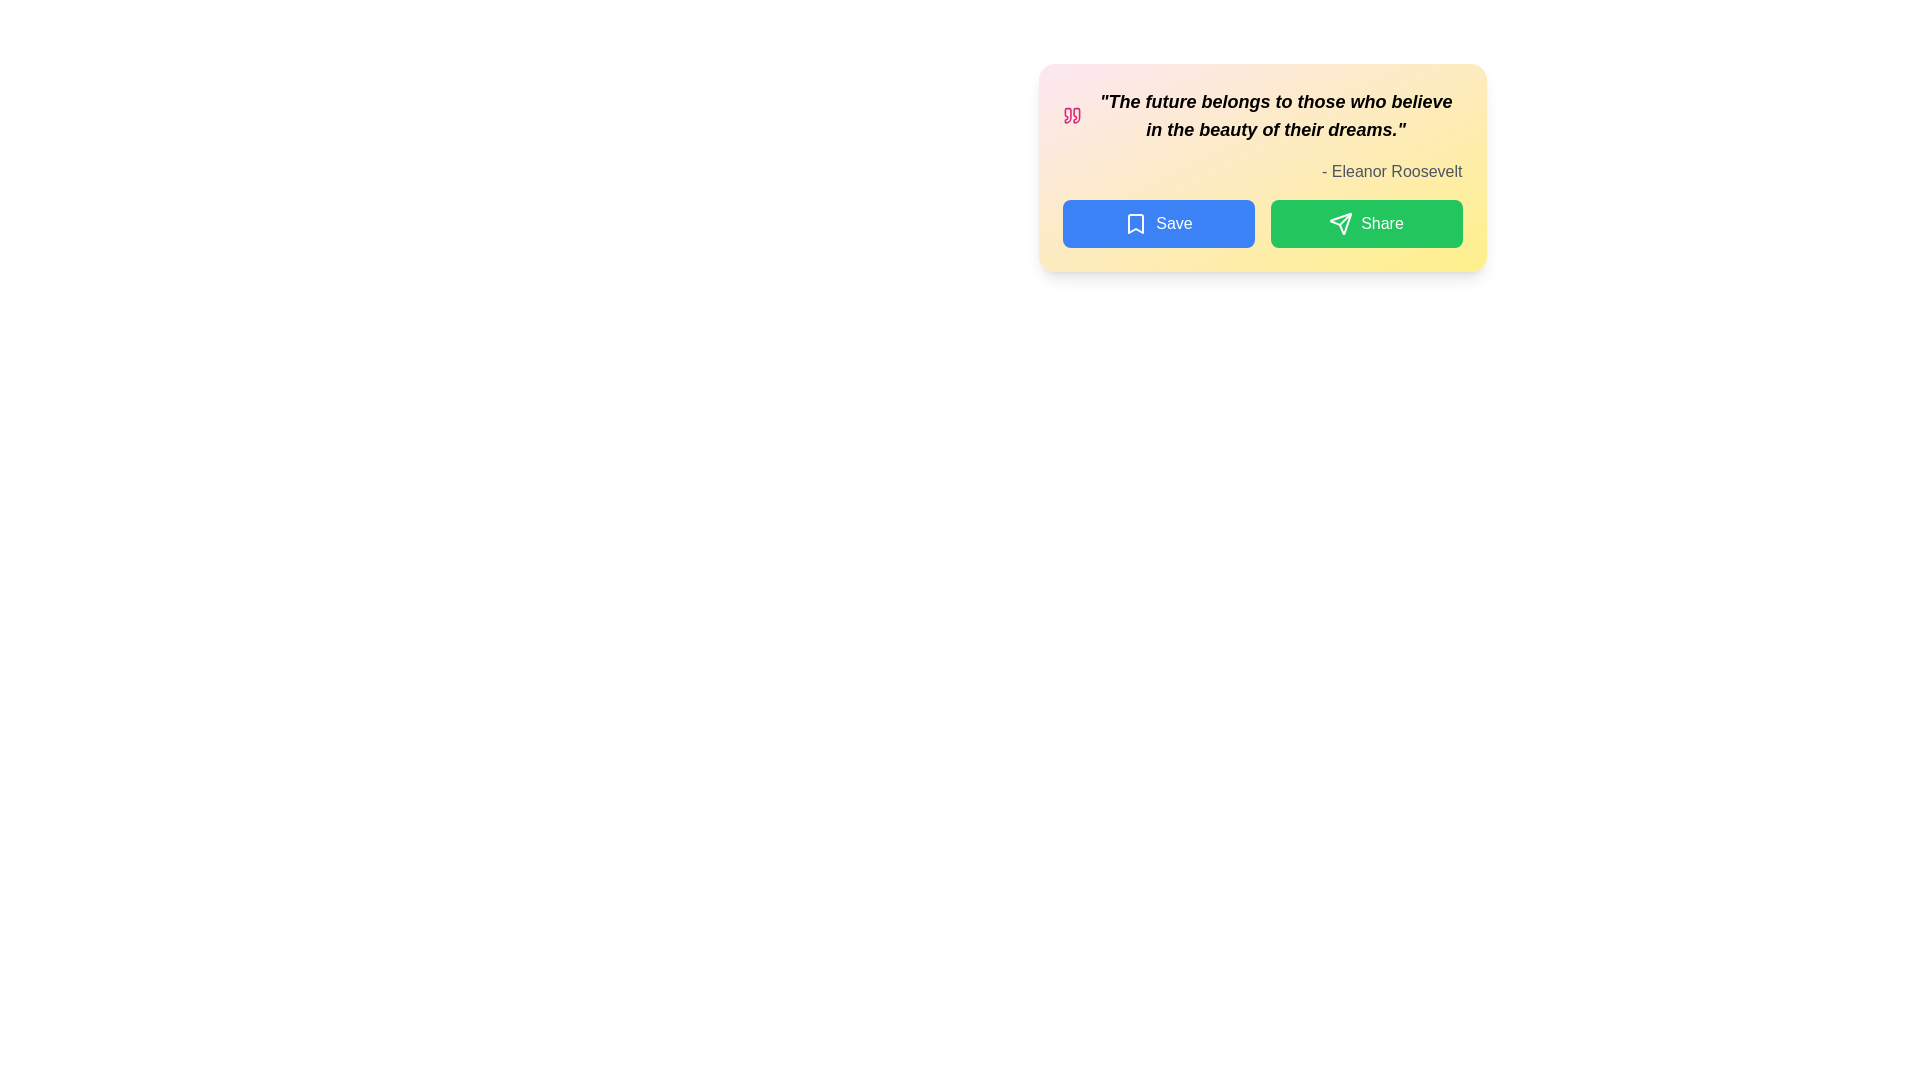  I want to click on text displayed in italic font that states 'The future belongs to those who believe in the beauty of their dreams.', so click(1261, 115).